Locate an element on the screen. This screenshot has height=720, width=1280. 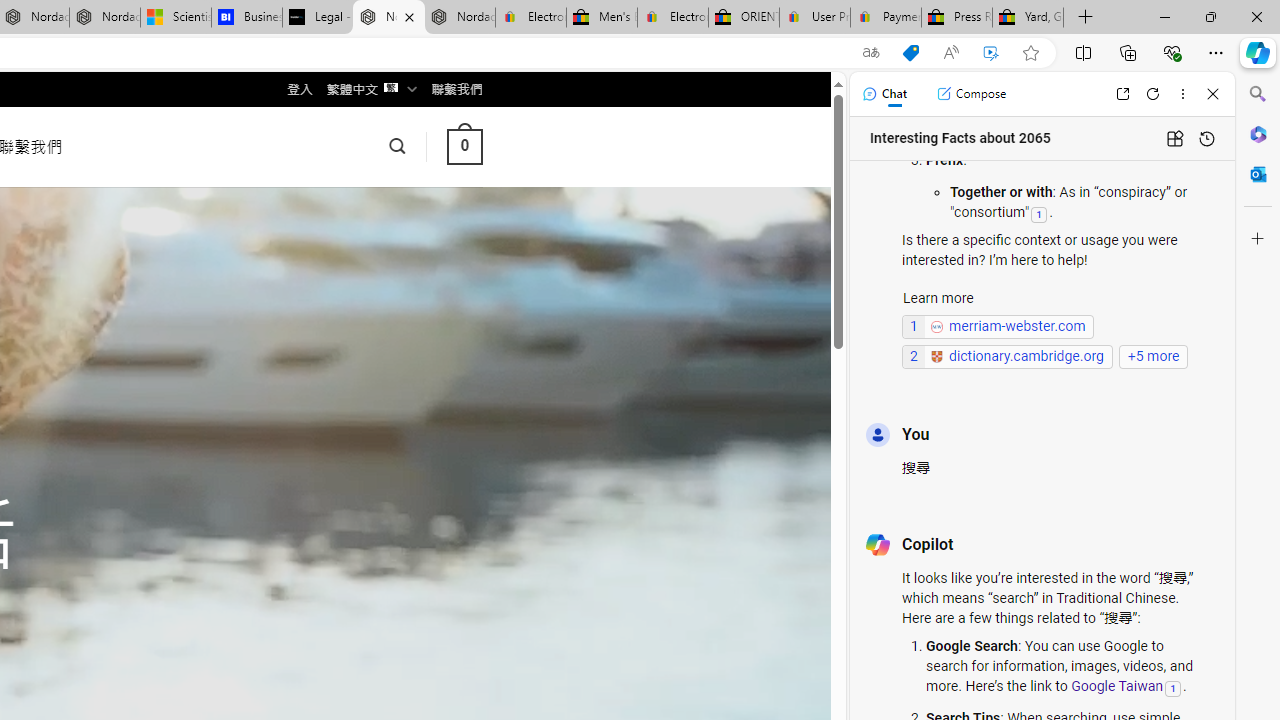
'Enhance video' is located at coordinates (991, 52).